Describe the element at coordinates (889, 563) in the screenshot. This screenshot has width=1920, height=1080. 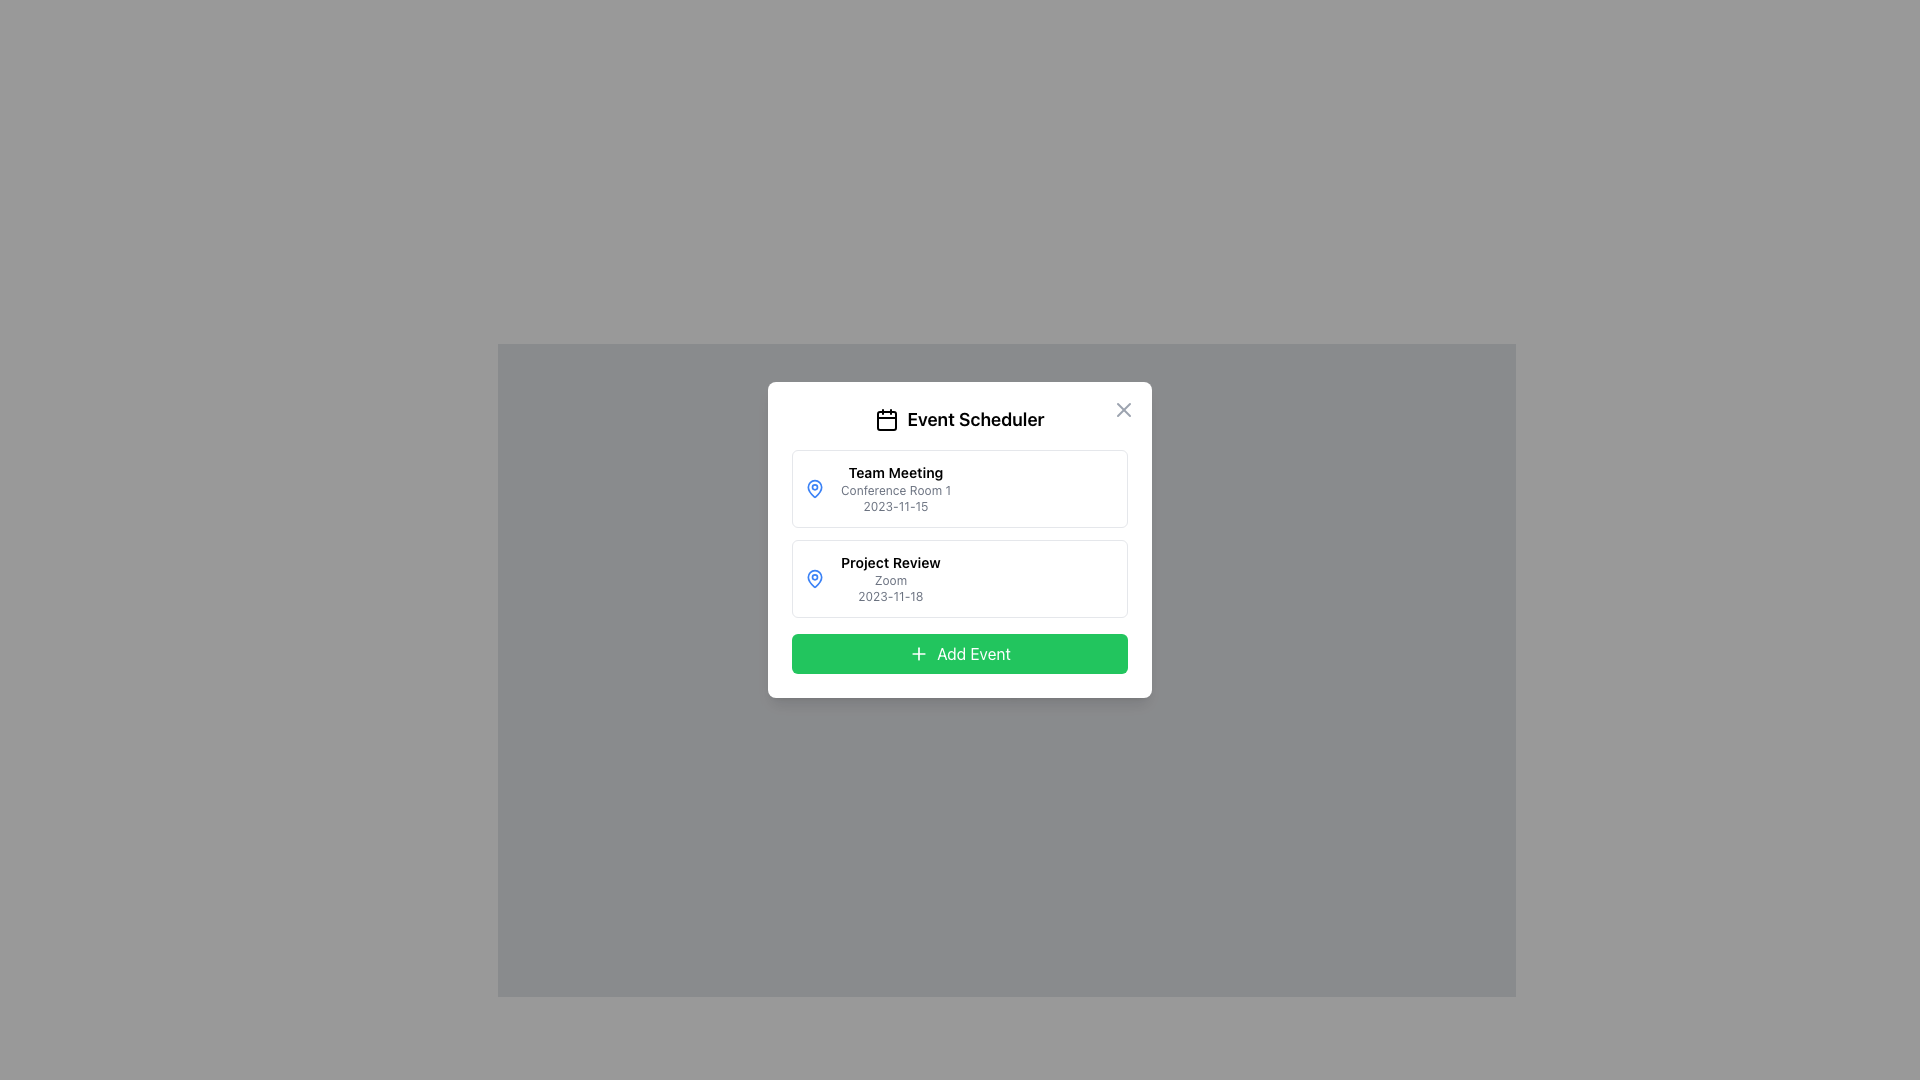
I see `text content of the 'Project Review' label which is bold and centrally aligned in the 'Event Scheduler' modal, positioned above the 'Zoom' and '2023-11-18' indicators` at that location.